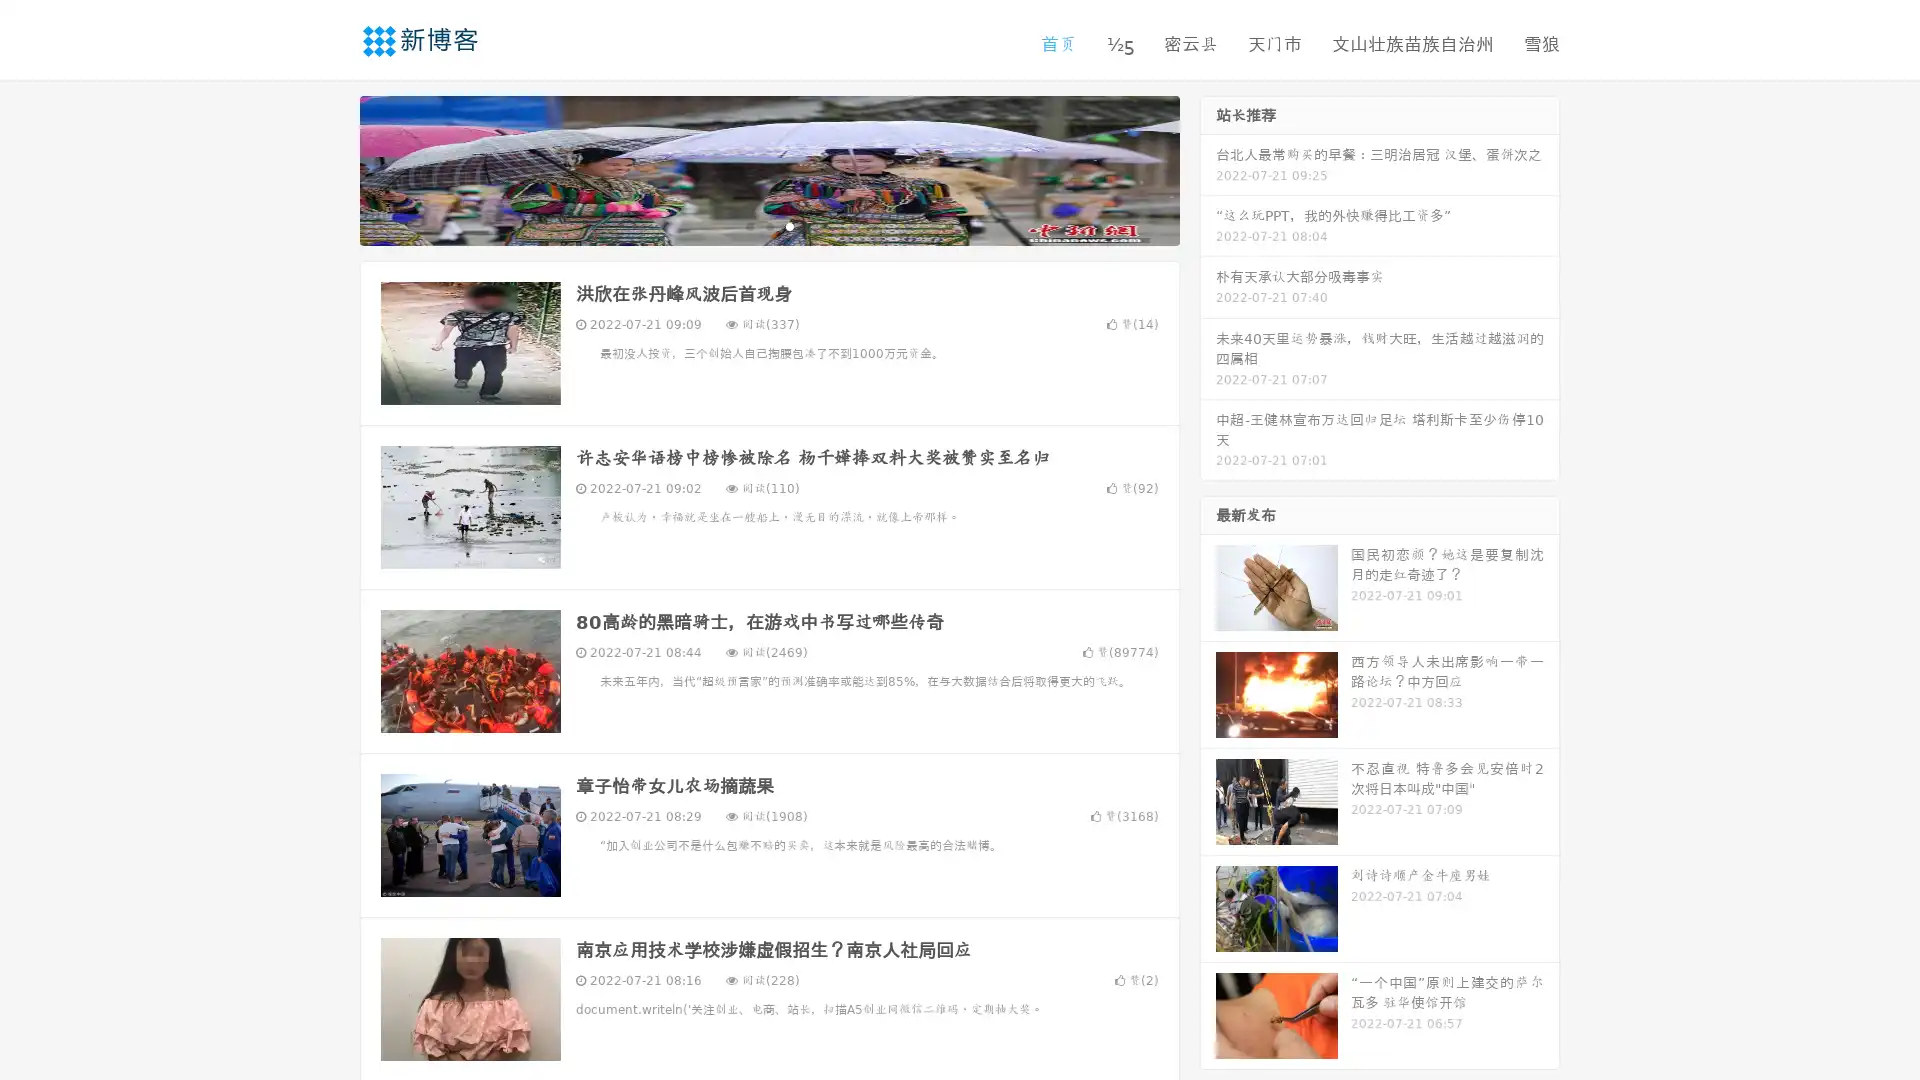 This screenshot has height=1080, width=1920. Describe the element at coordinates (1208, 168) in the screenshot. I see `Next slide` at that location.